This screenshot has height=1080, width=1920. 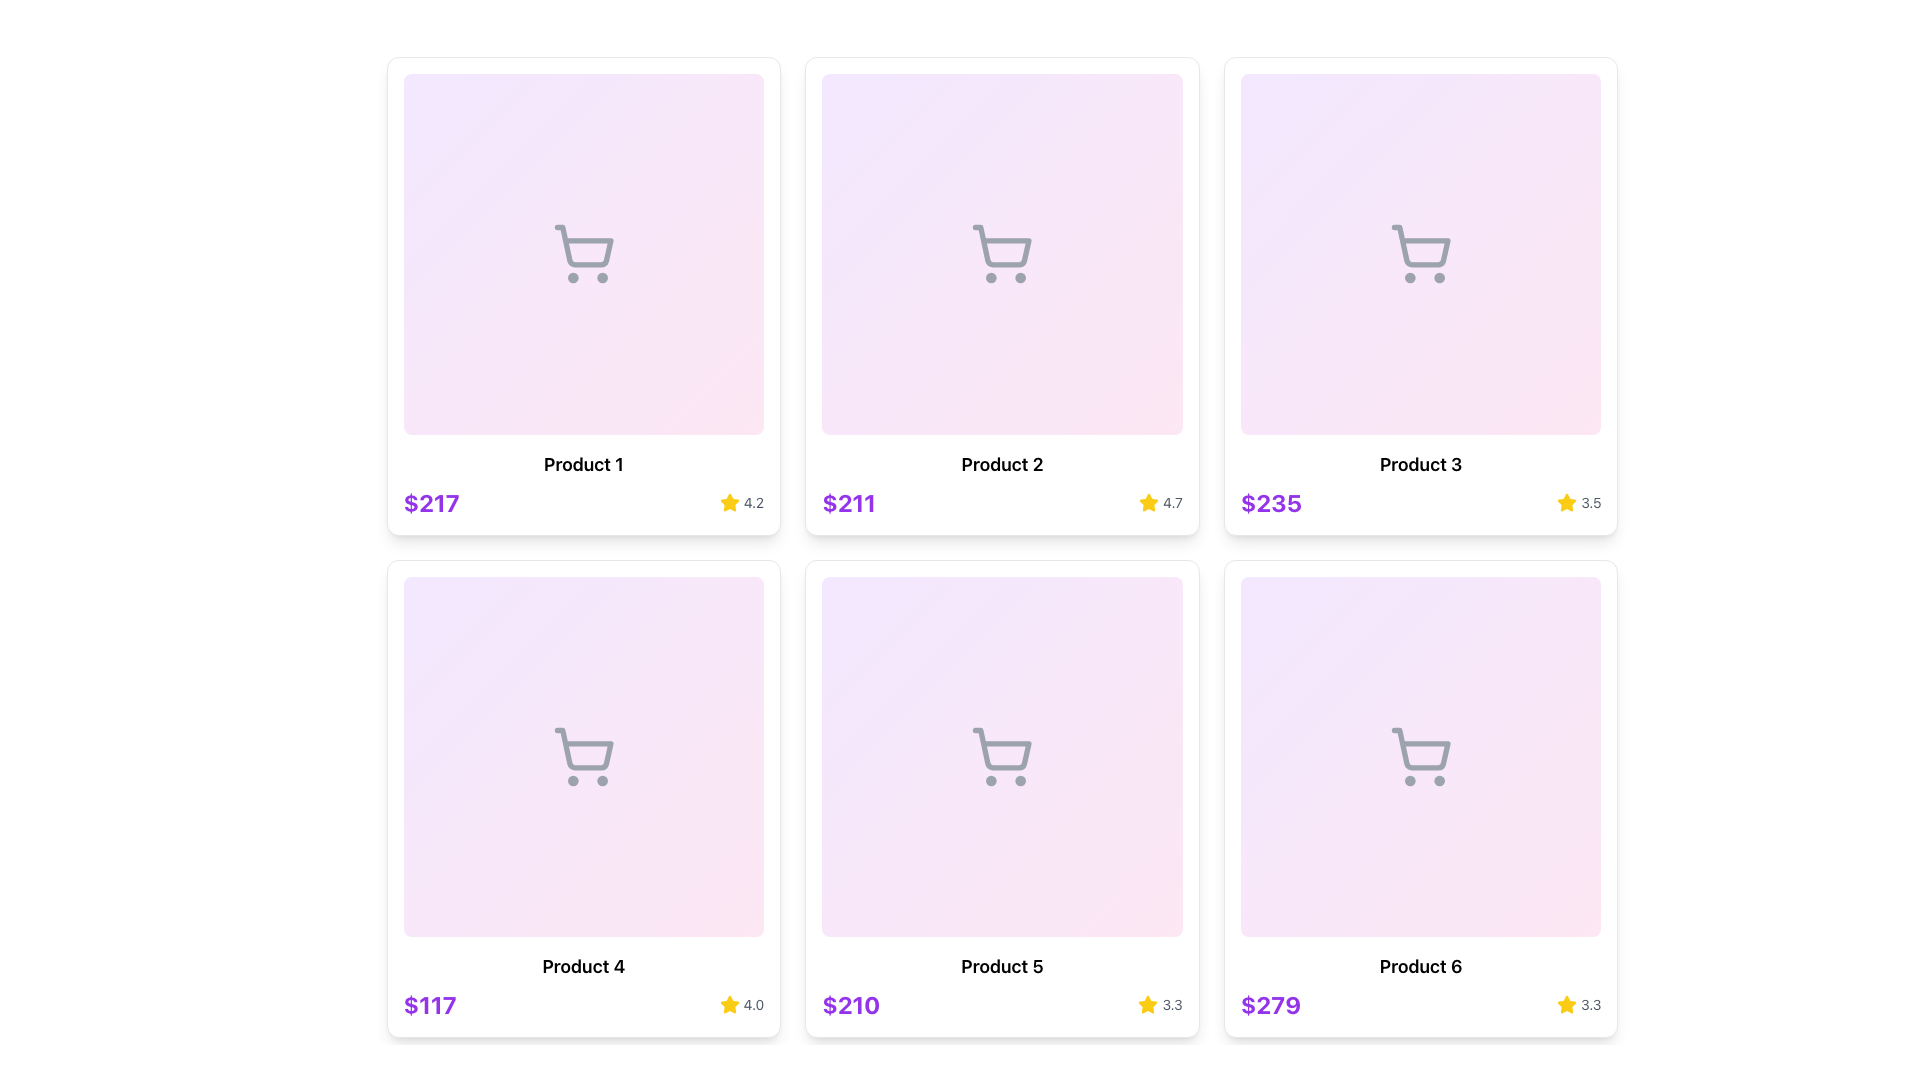 I want to click on the yellow star icon located in the first product card of the grid layout, which is positioned to the right of the numeric text '4.2' and below the product price, so click(x=728, y=501).